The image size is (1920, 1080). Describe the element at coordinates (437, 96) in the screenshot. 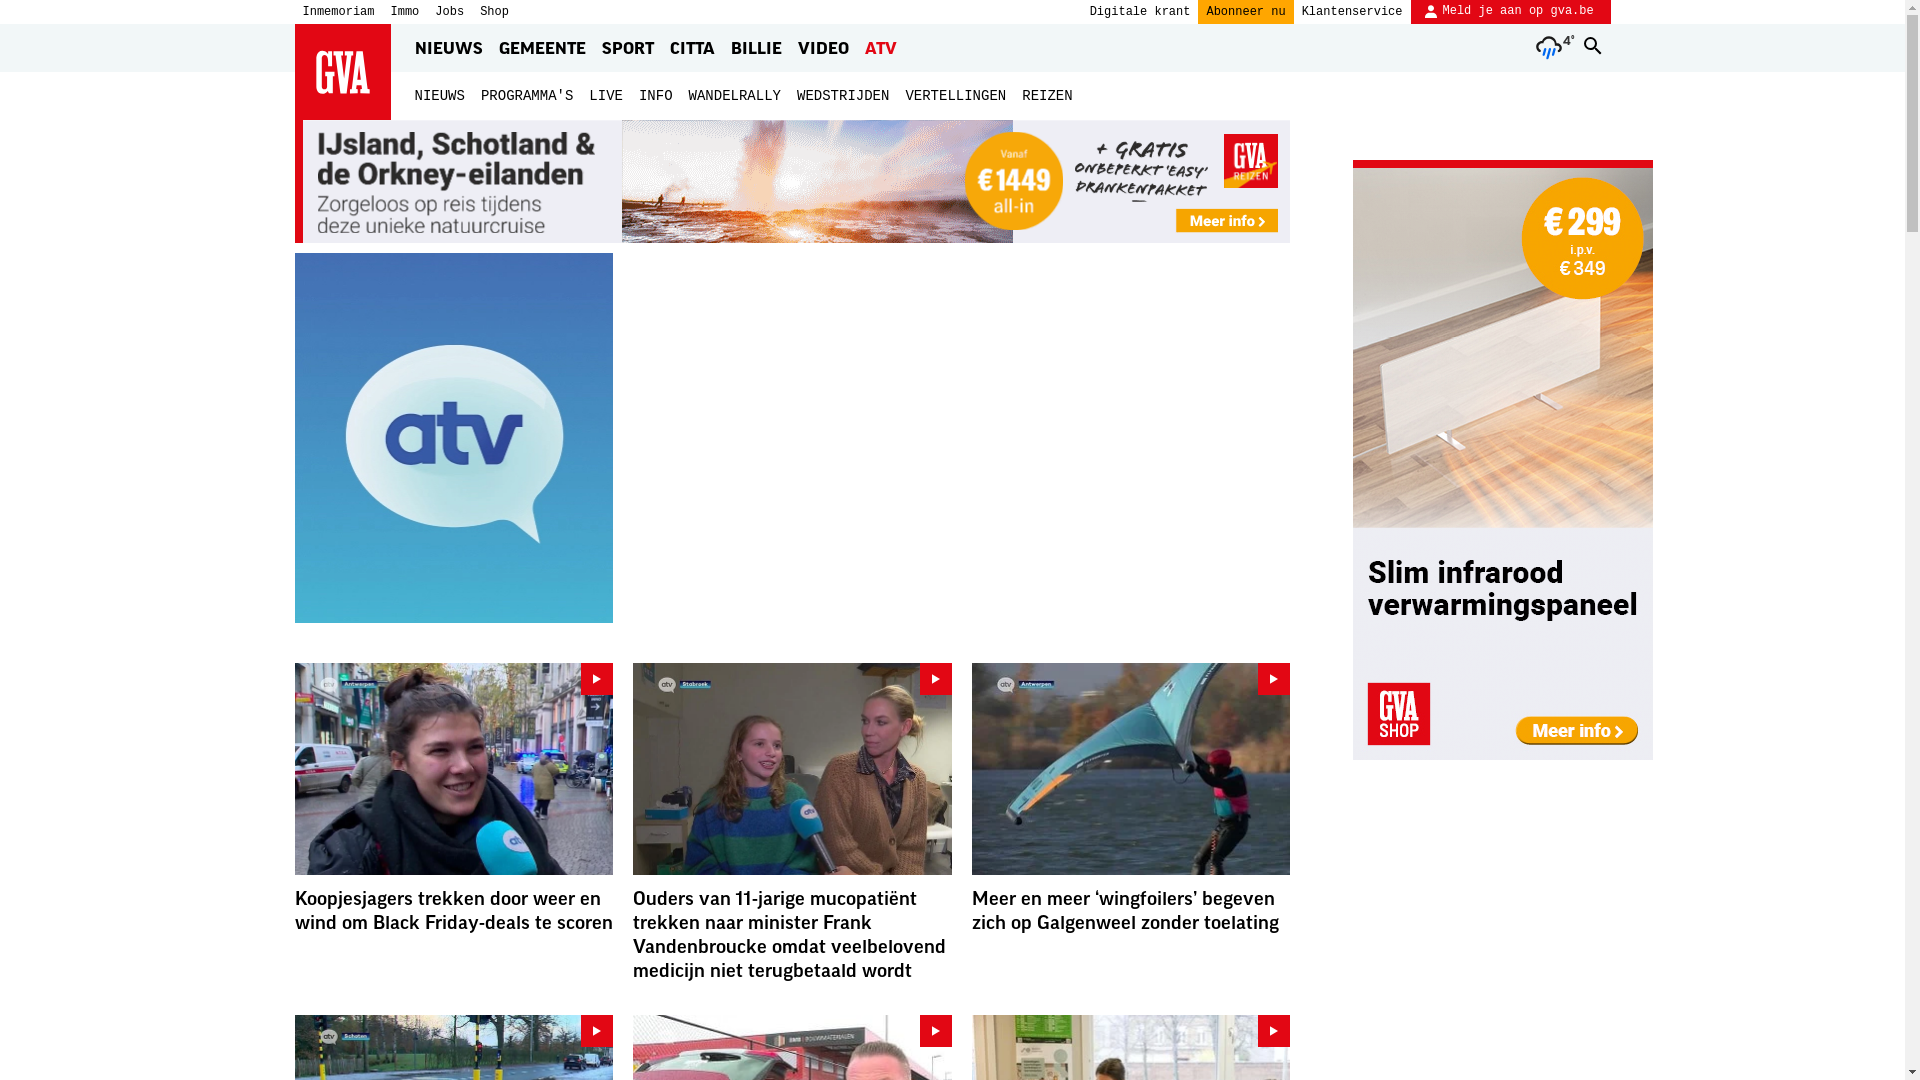

I see `'NIEUWS'` at that location.